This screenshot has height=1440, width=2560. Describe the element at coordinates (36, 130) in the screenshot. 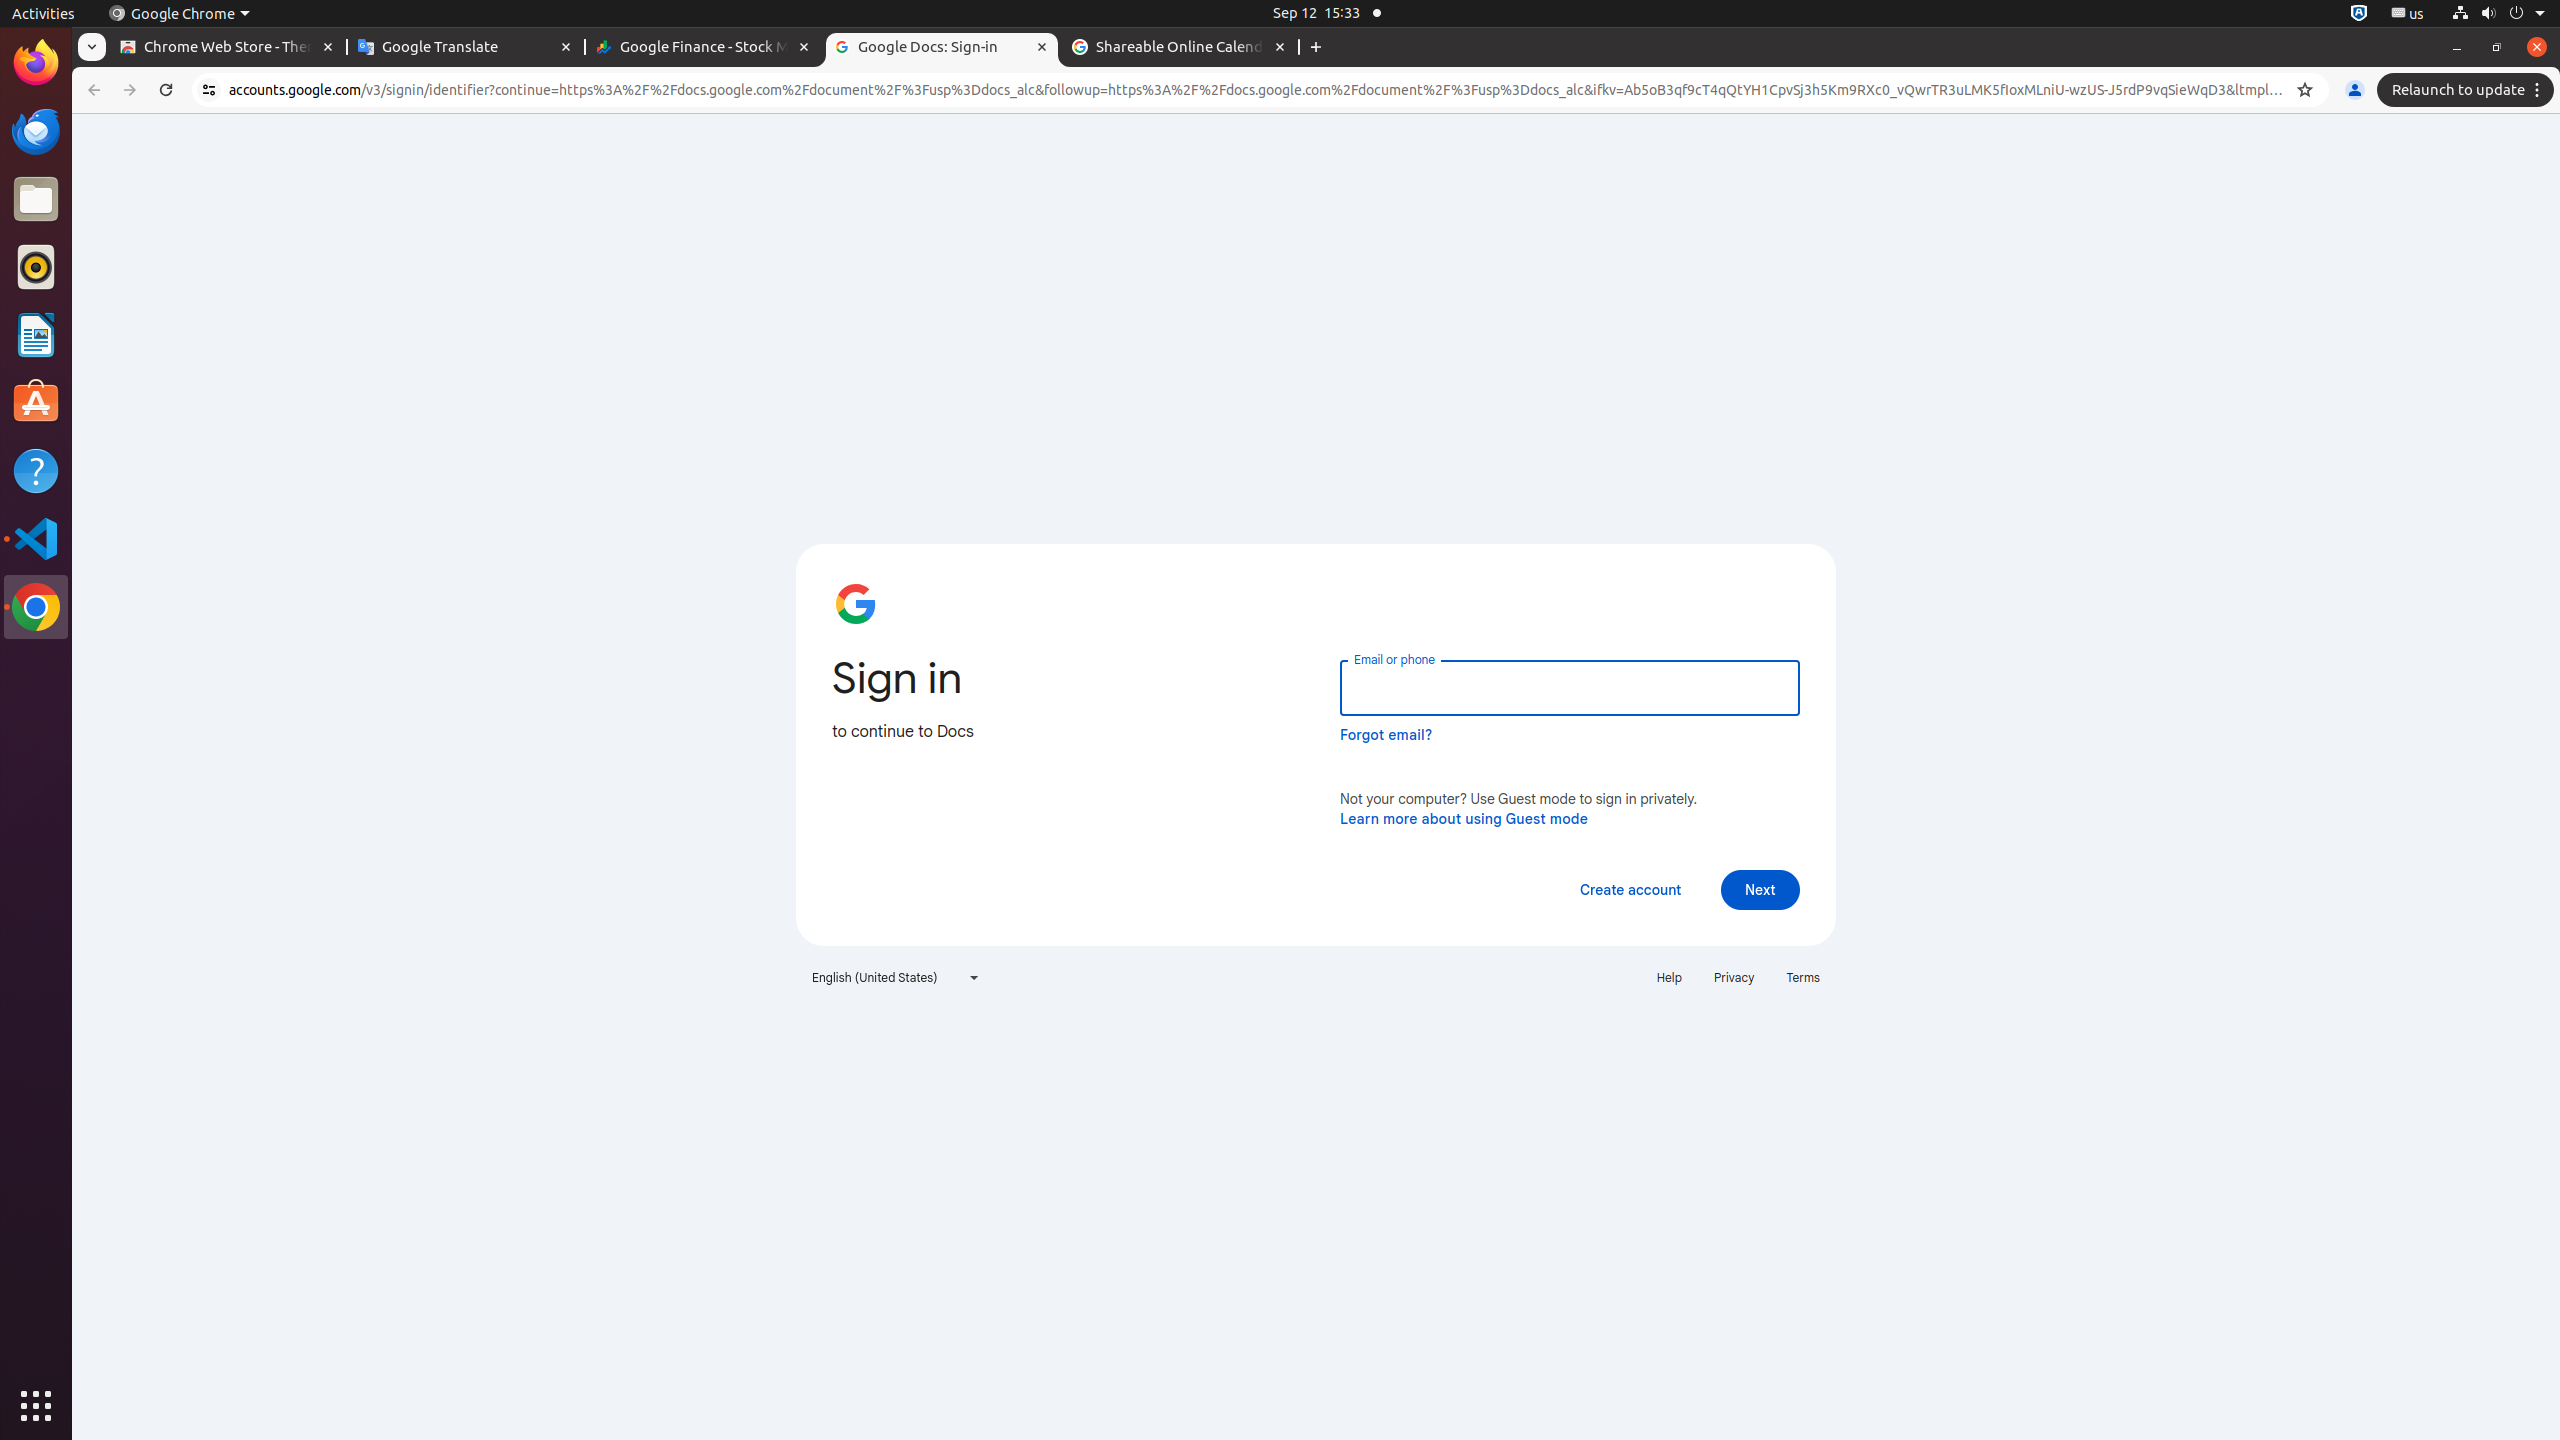

I see `'Thunderbird Mail'` at that location.